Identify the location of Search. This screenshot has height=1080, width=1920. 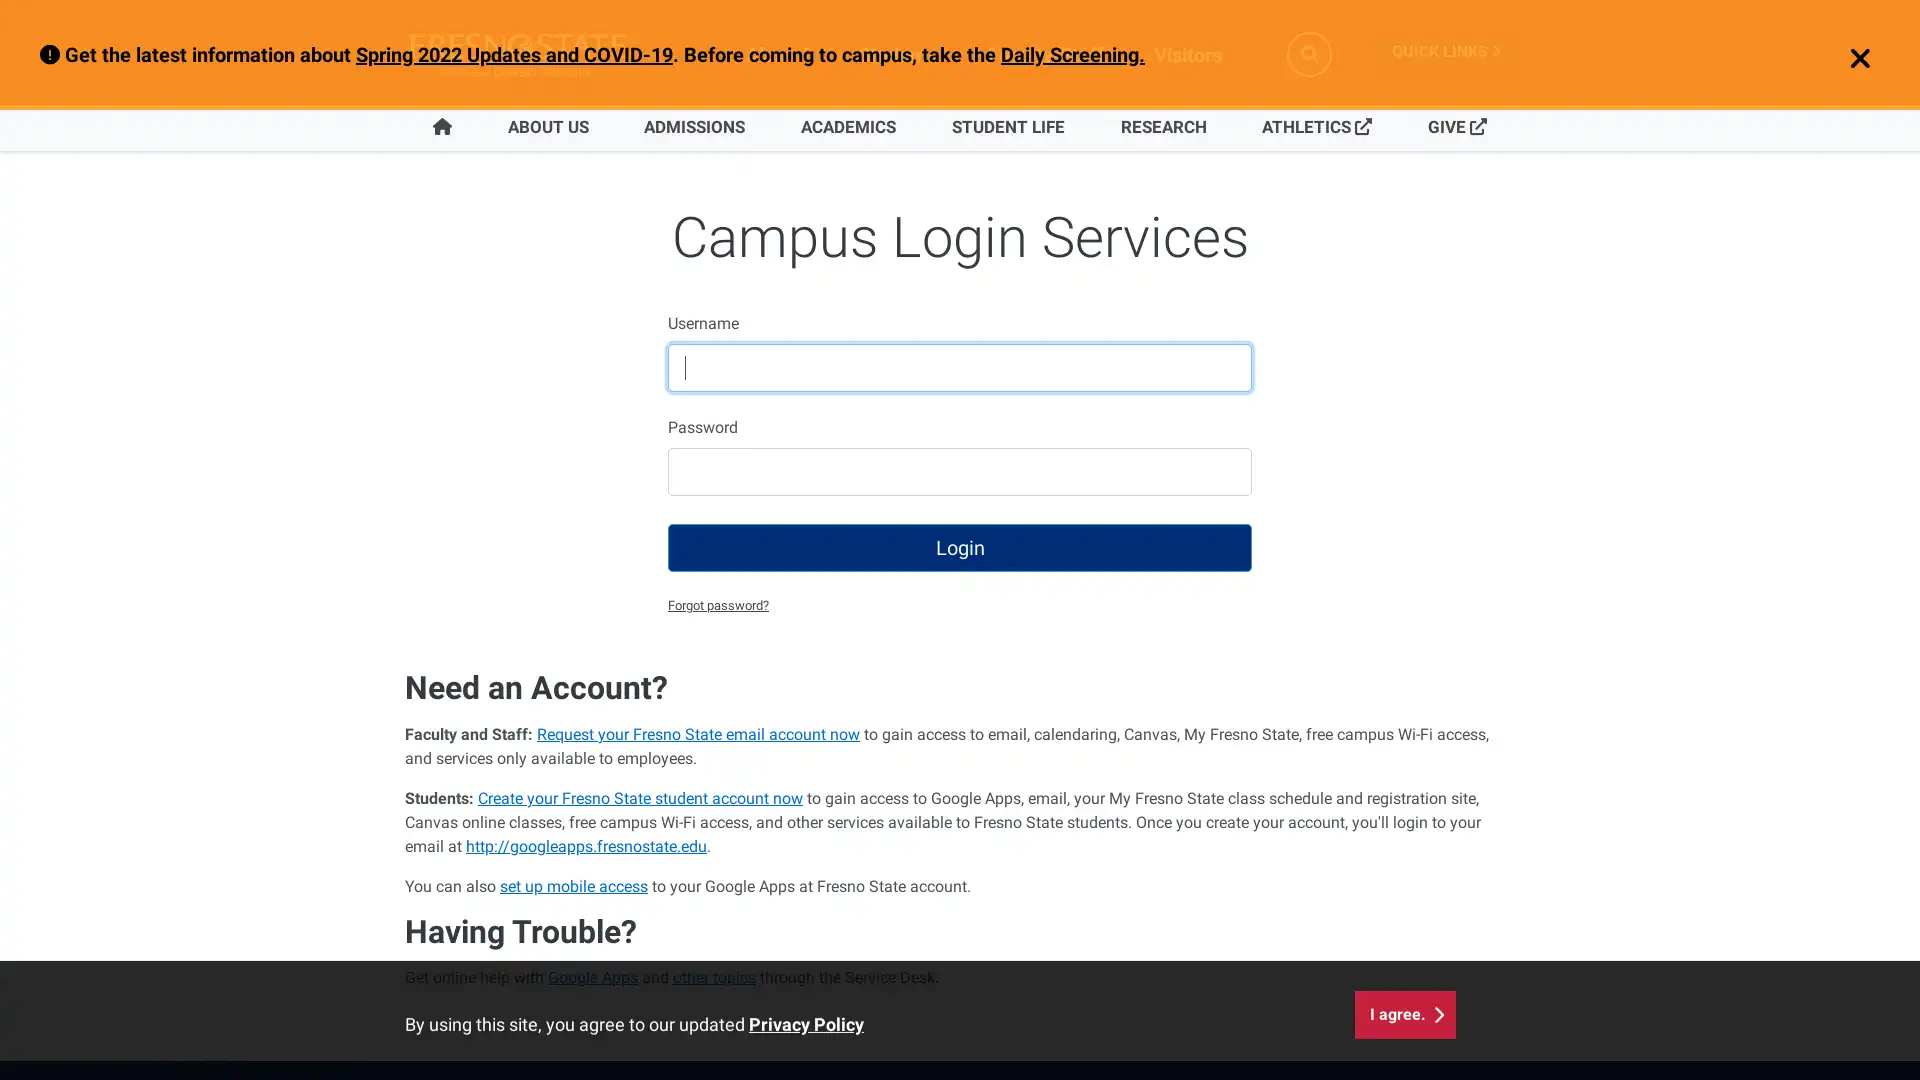
(1309, 53).